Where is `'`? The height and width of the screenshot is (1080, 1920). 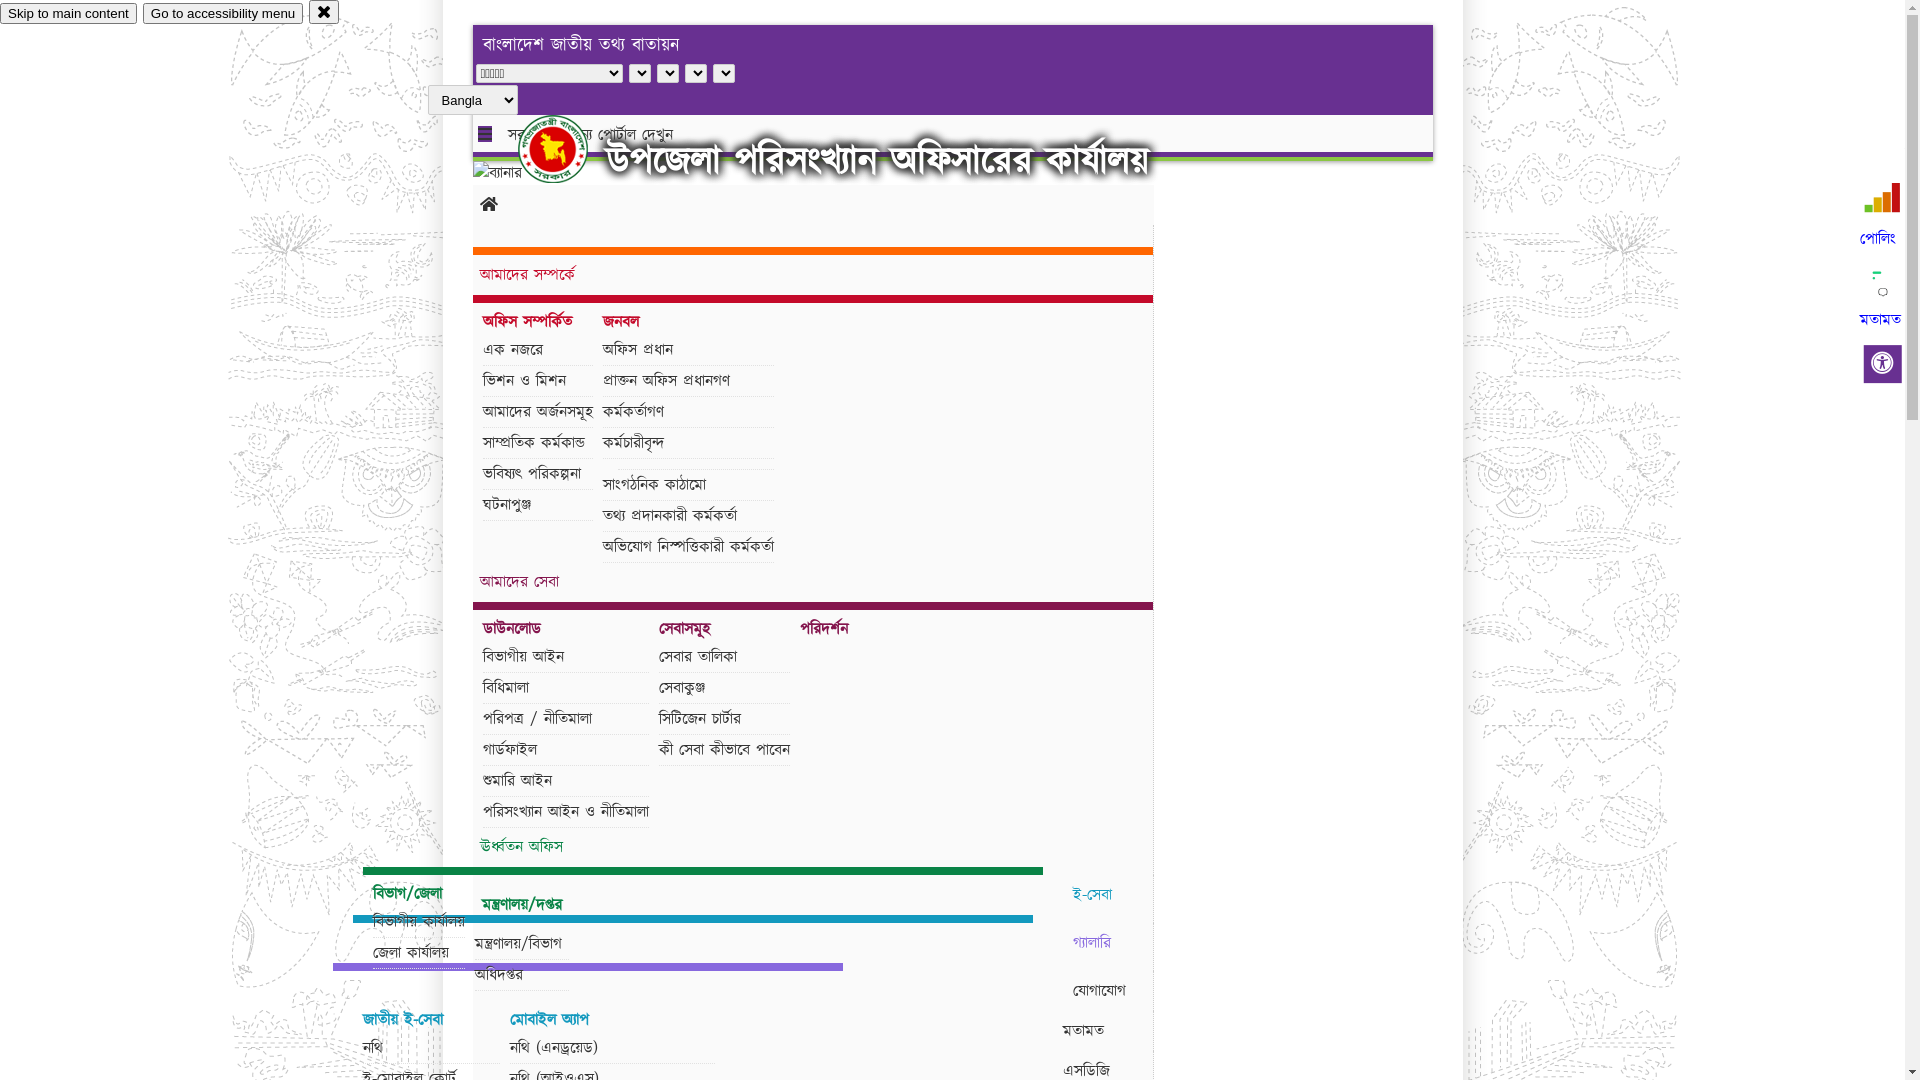 ' is located at coordinates (569, 148).